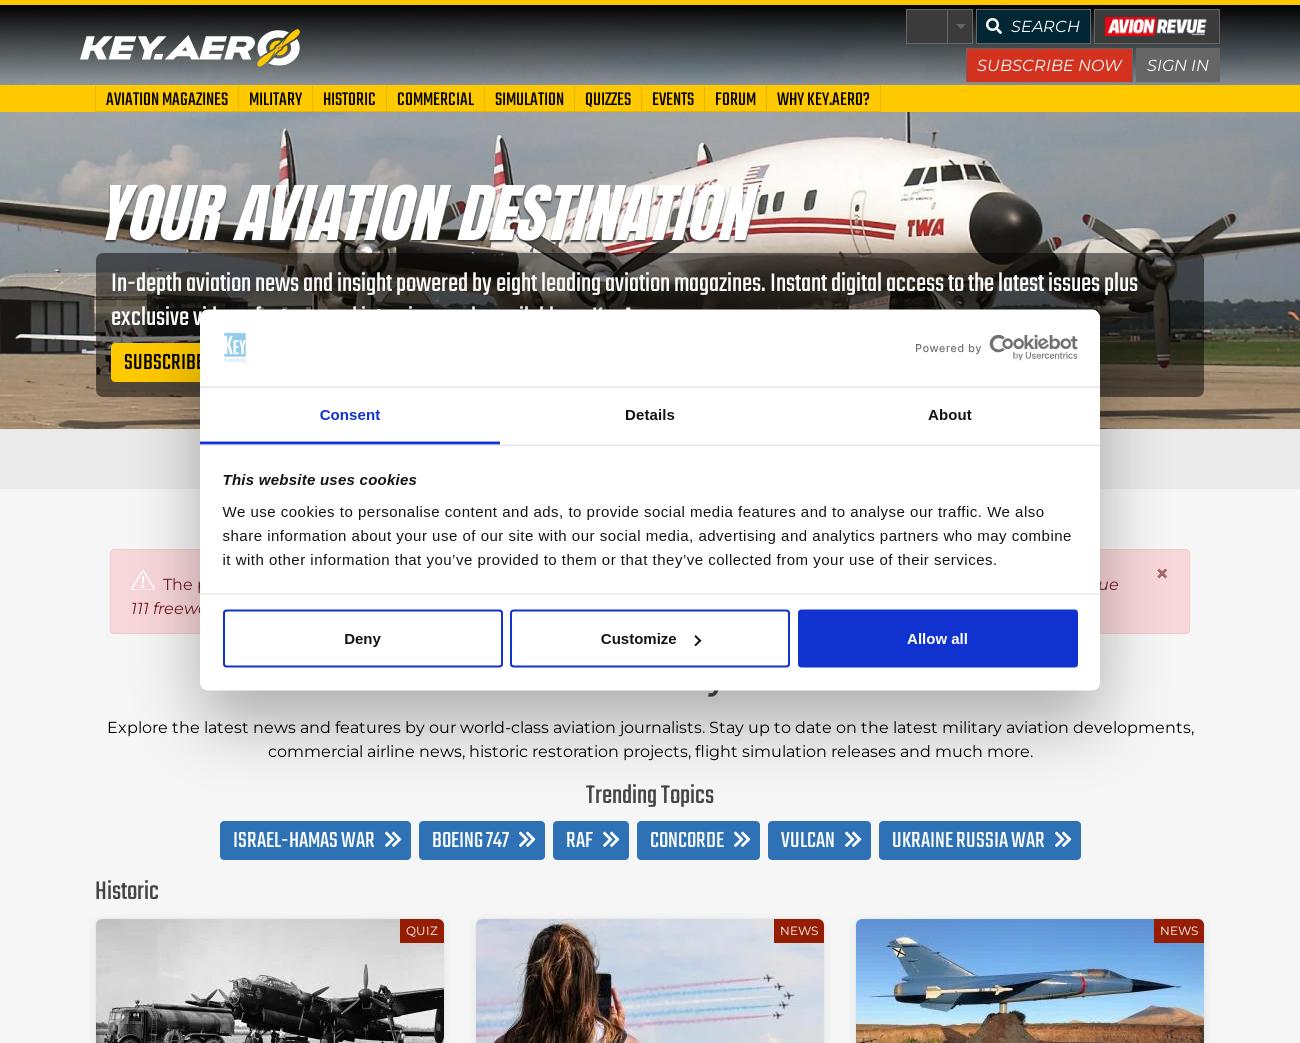 The image size is (1300, 1043). What do you see at coordinates (420, 928) in the screenshot?
I see `'Quiz'` at bounding box center [420, 928].